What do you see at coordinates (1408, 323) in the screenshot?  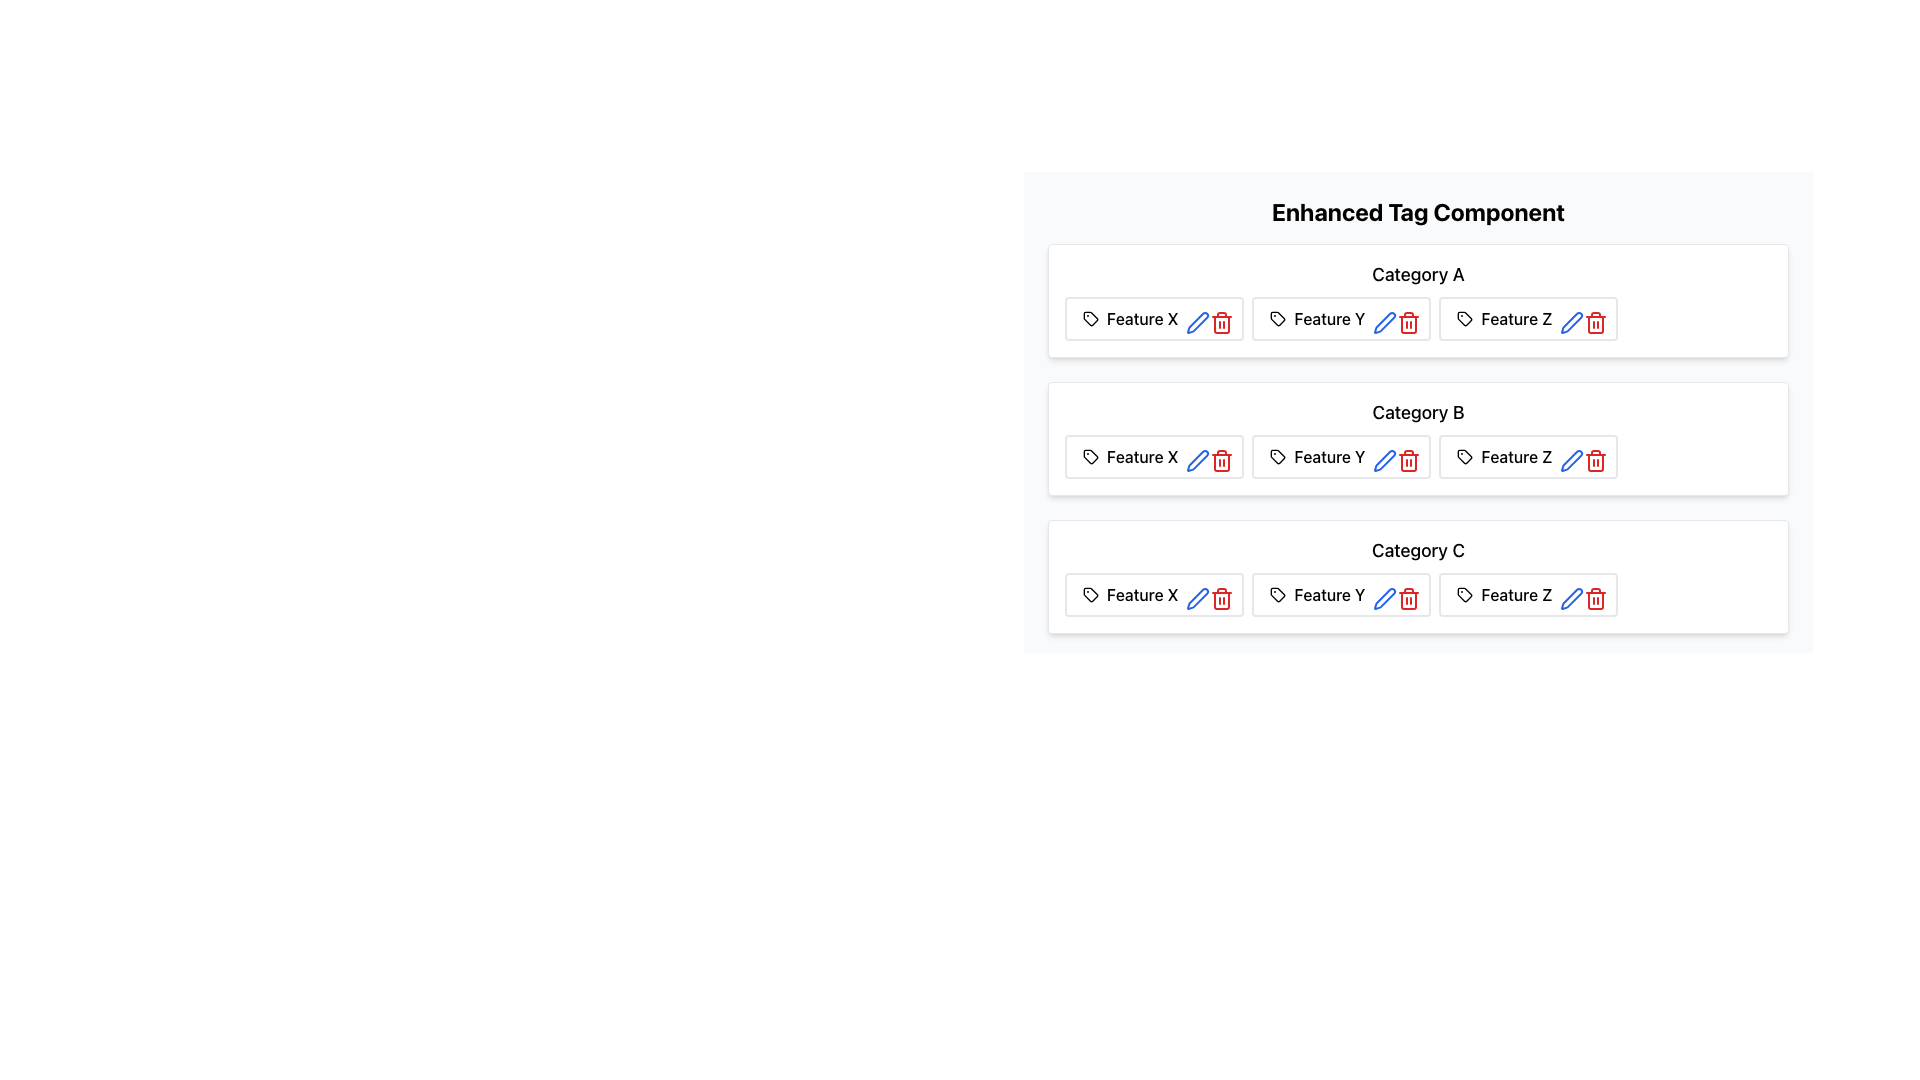 I see `the delete icon which is part of a red trash can shape located next to the 'Feature Y' label under 'Category A' in the Enhanced Tag Component section` at bounding box center [1408, 323].